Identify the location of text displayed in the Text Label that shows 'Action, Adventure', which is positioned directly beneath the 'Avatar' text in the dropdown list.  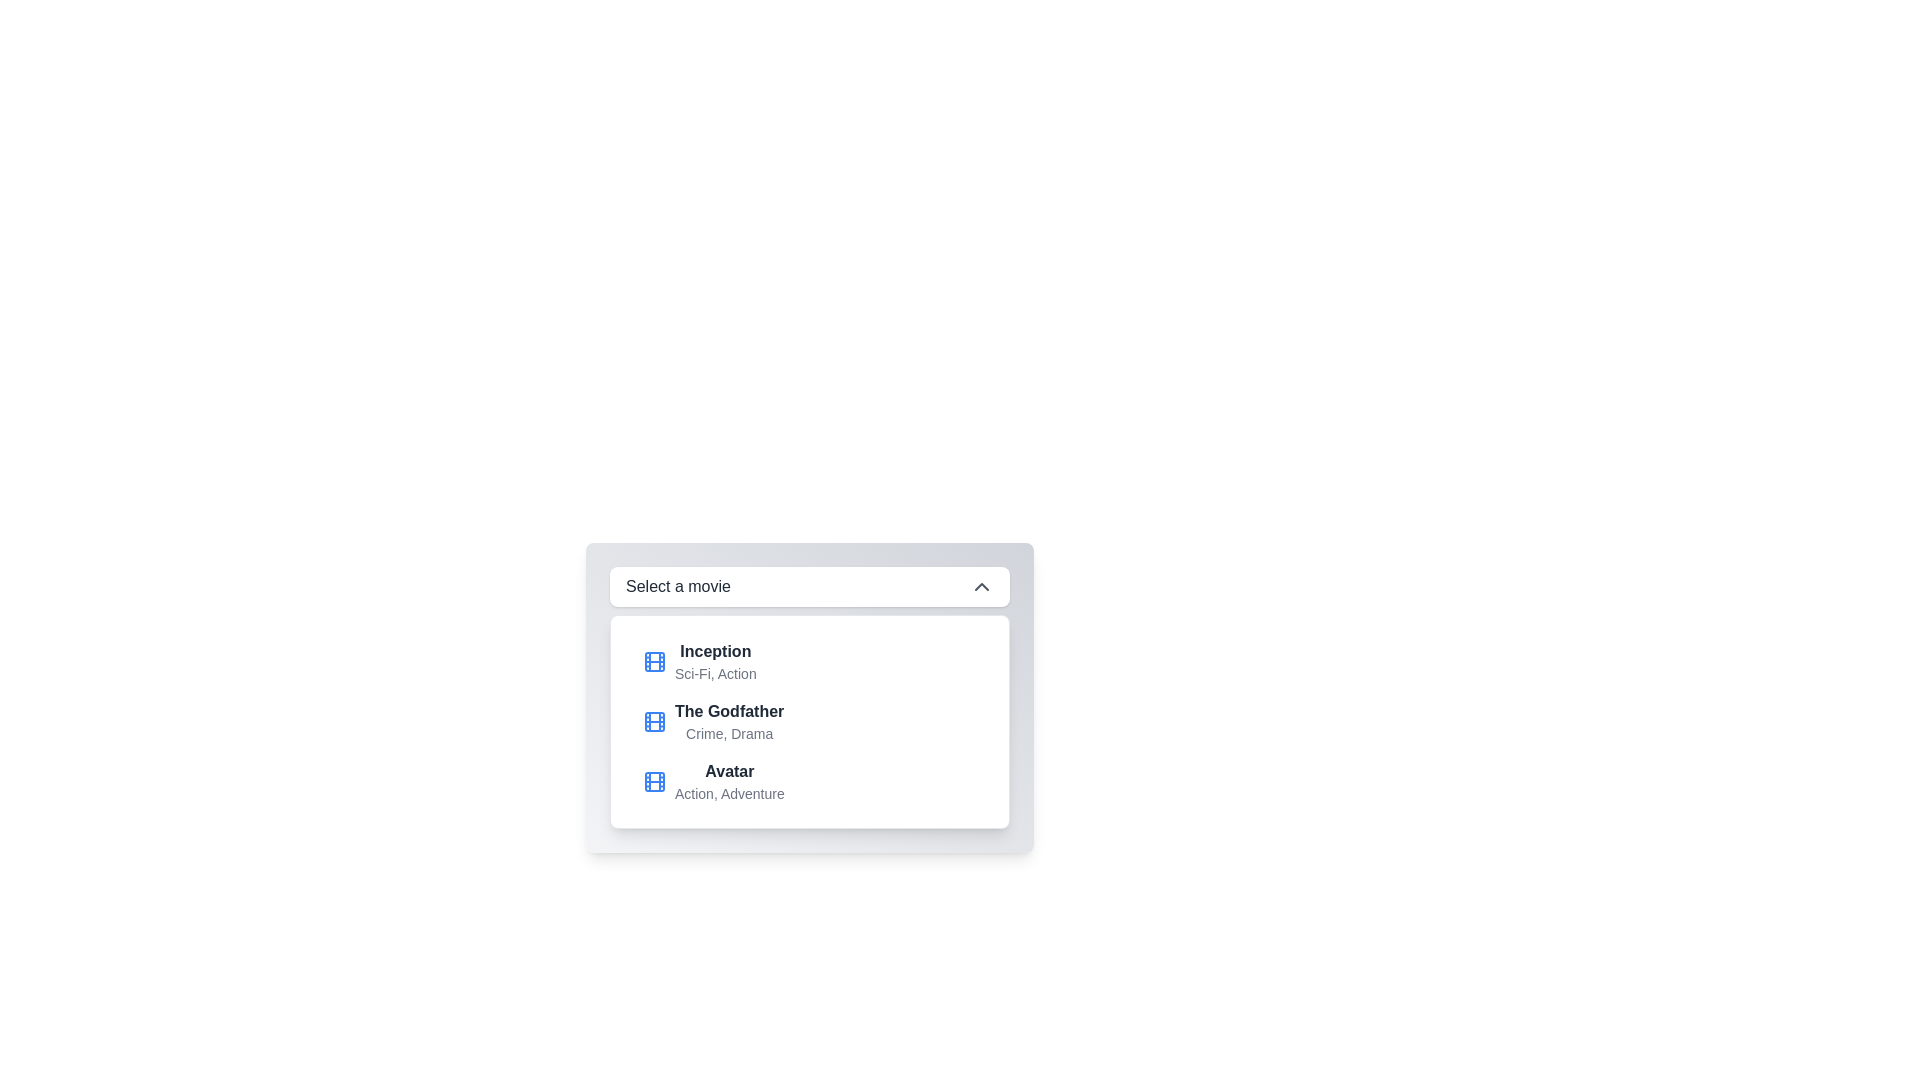
(728, 793).